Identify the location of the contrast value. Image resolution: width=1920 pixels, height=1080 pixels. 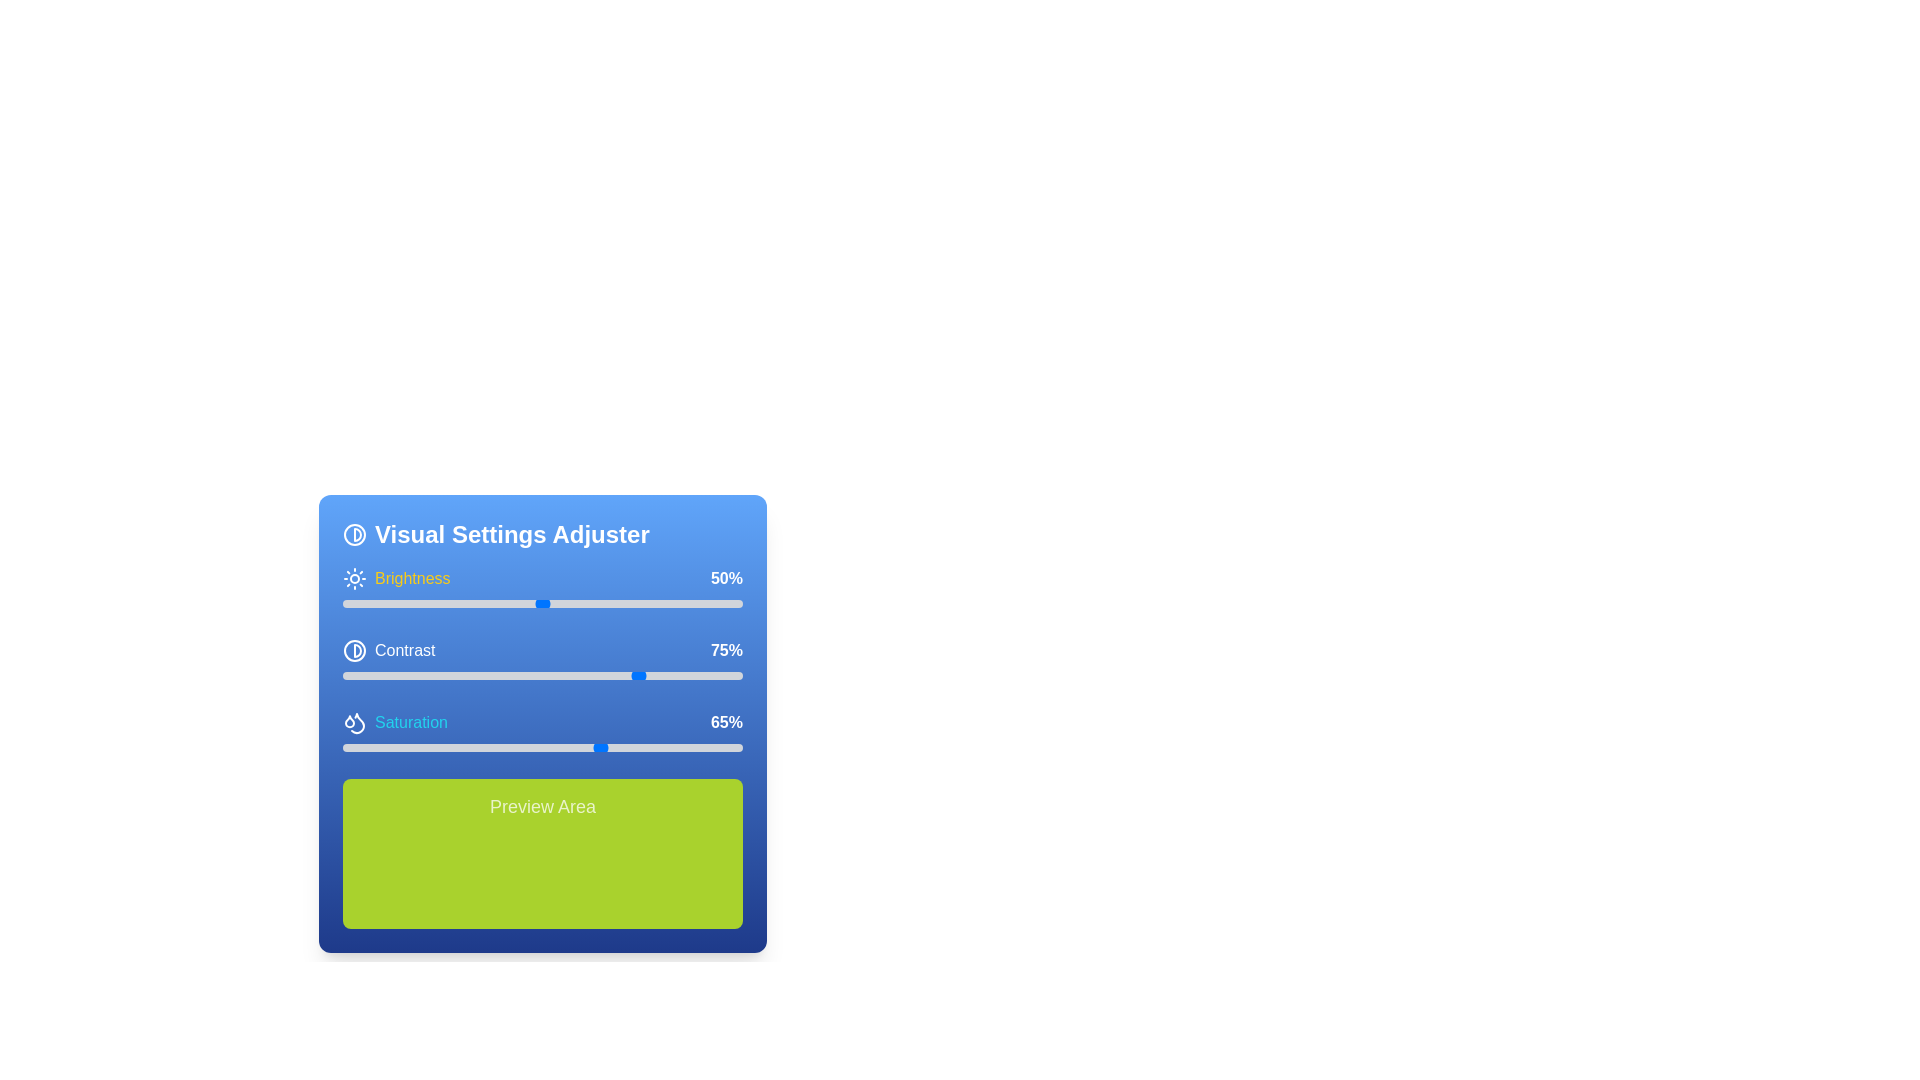
(654, 675).